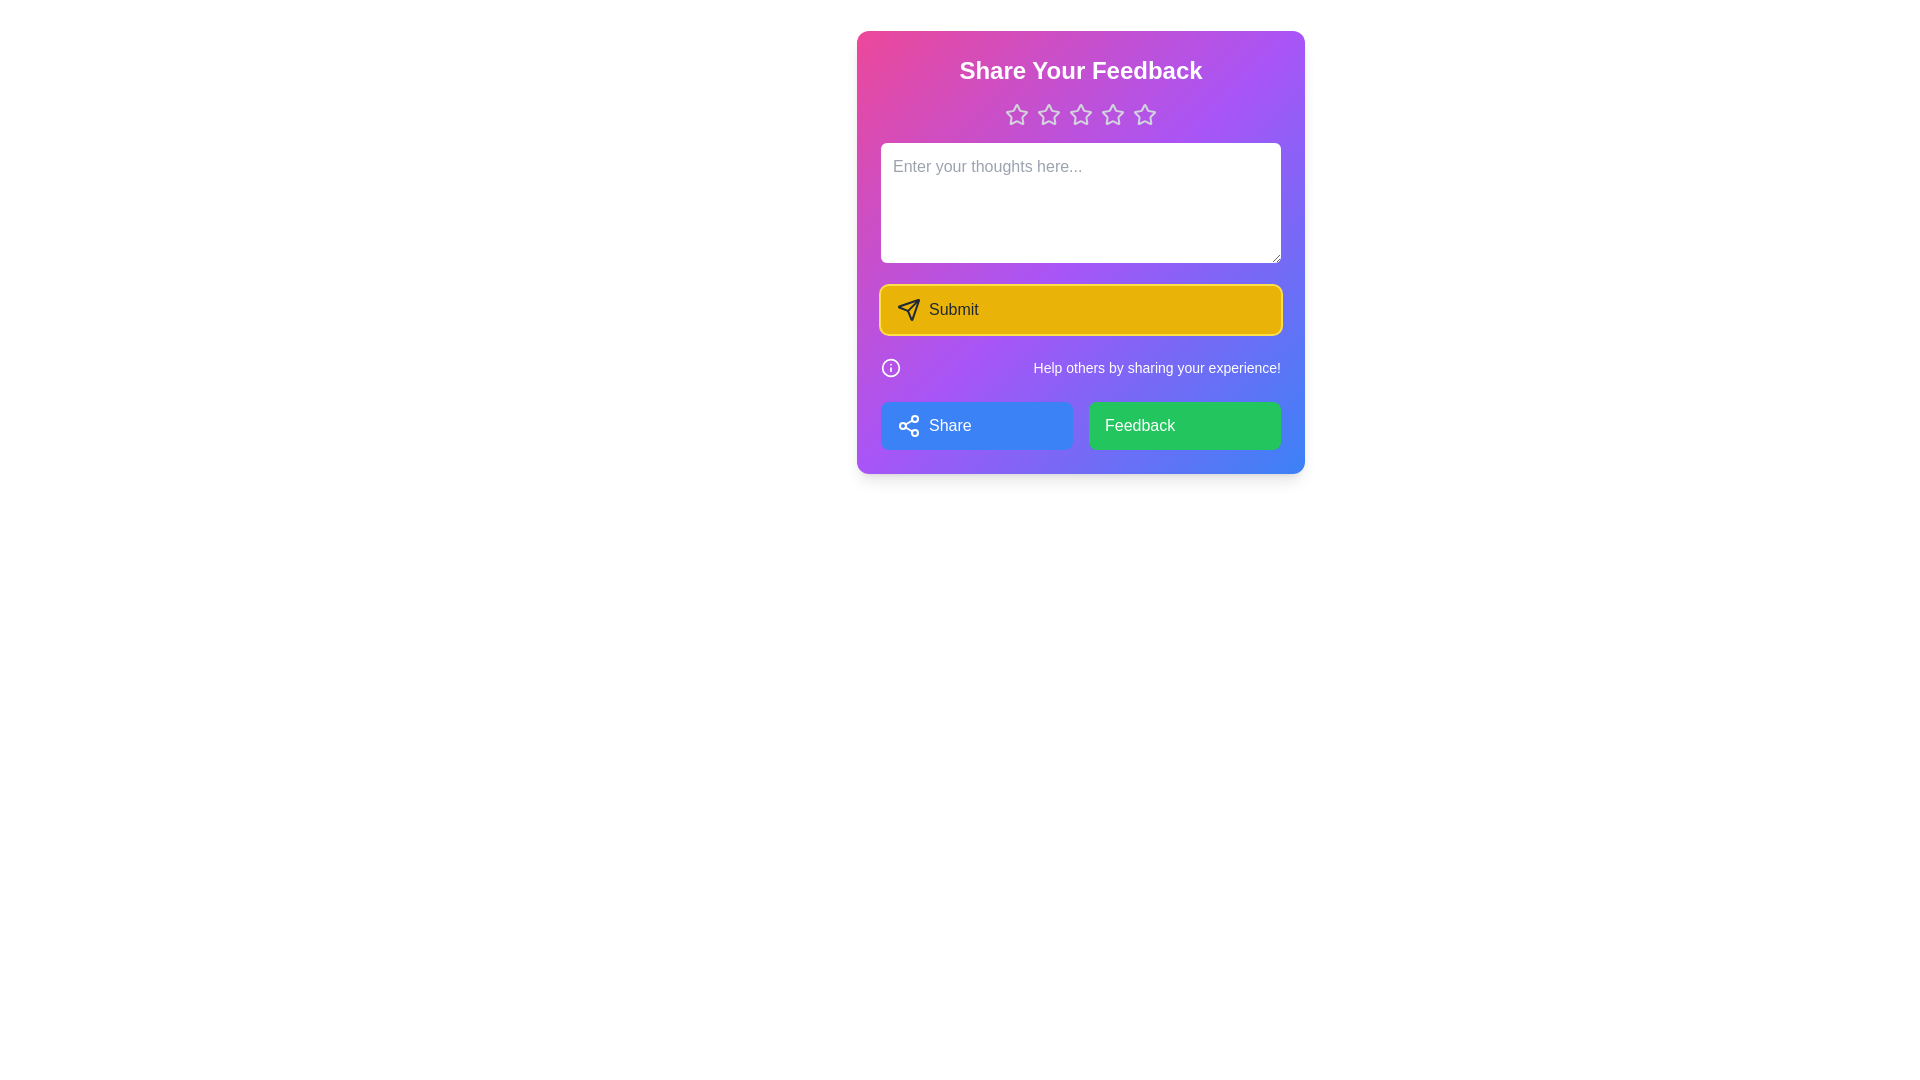 Image resolution: width=1920 pixels, height=1080 pixels. Describe the element at coordinates (977, 424) in the screenshot. I see `the first button in the feedback form` at that location.